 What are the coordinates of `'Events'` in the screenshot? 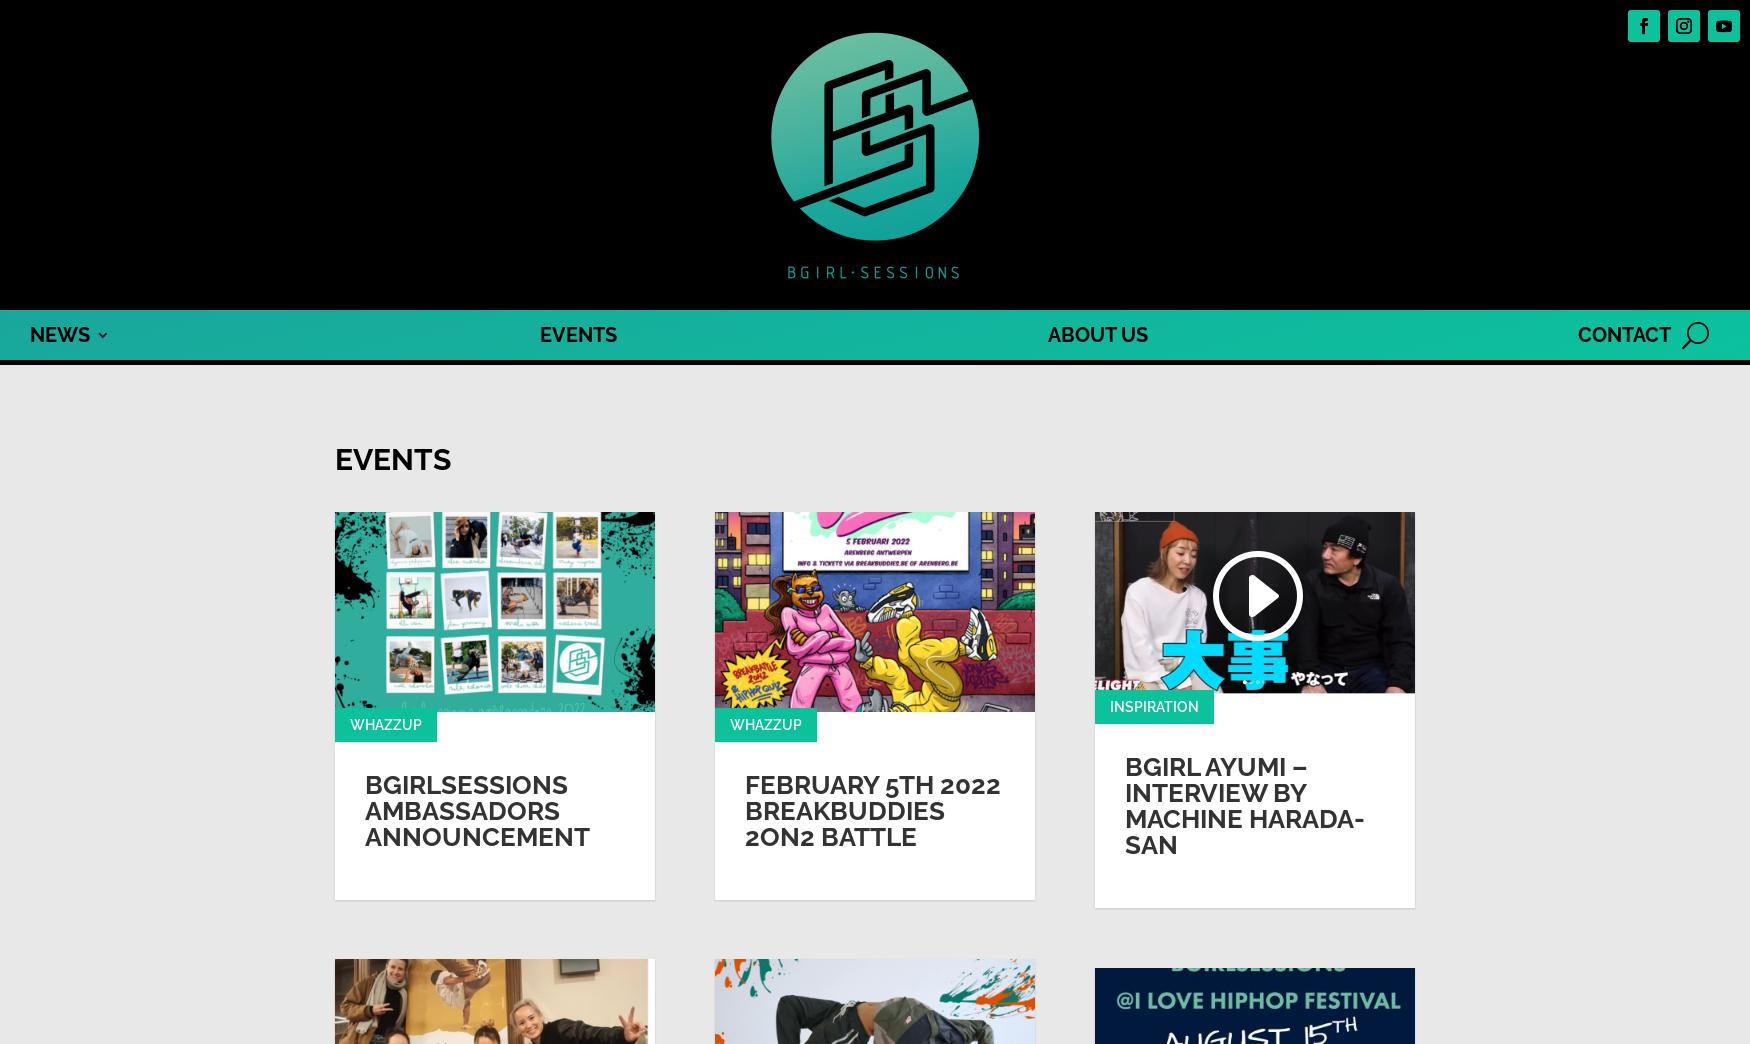 It's located at (334, 458).